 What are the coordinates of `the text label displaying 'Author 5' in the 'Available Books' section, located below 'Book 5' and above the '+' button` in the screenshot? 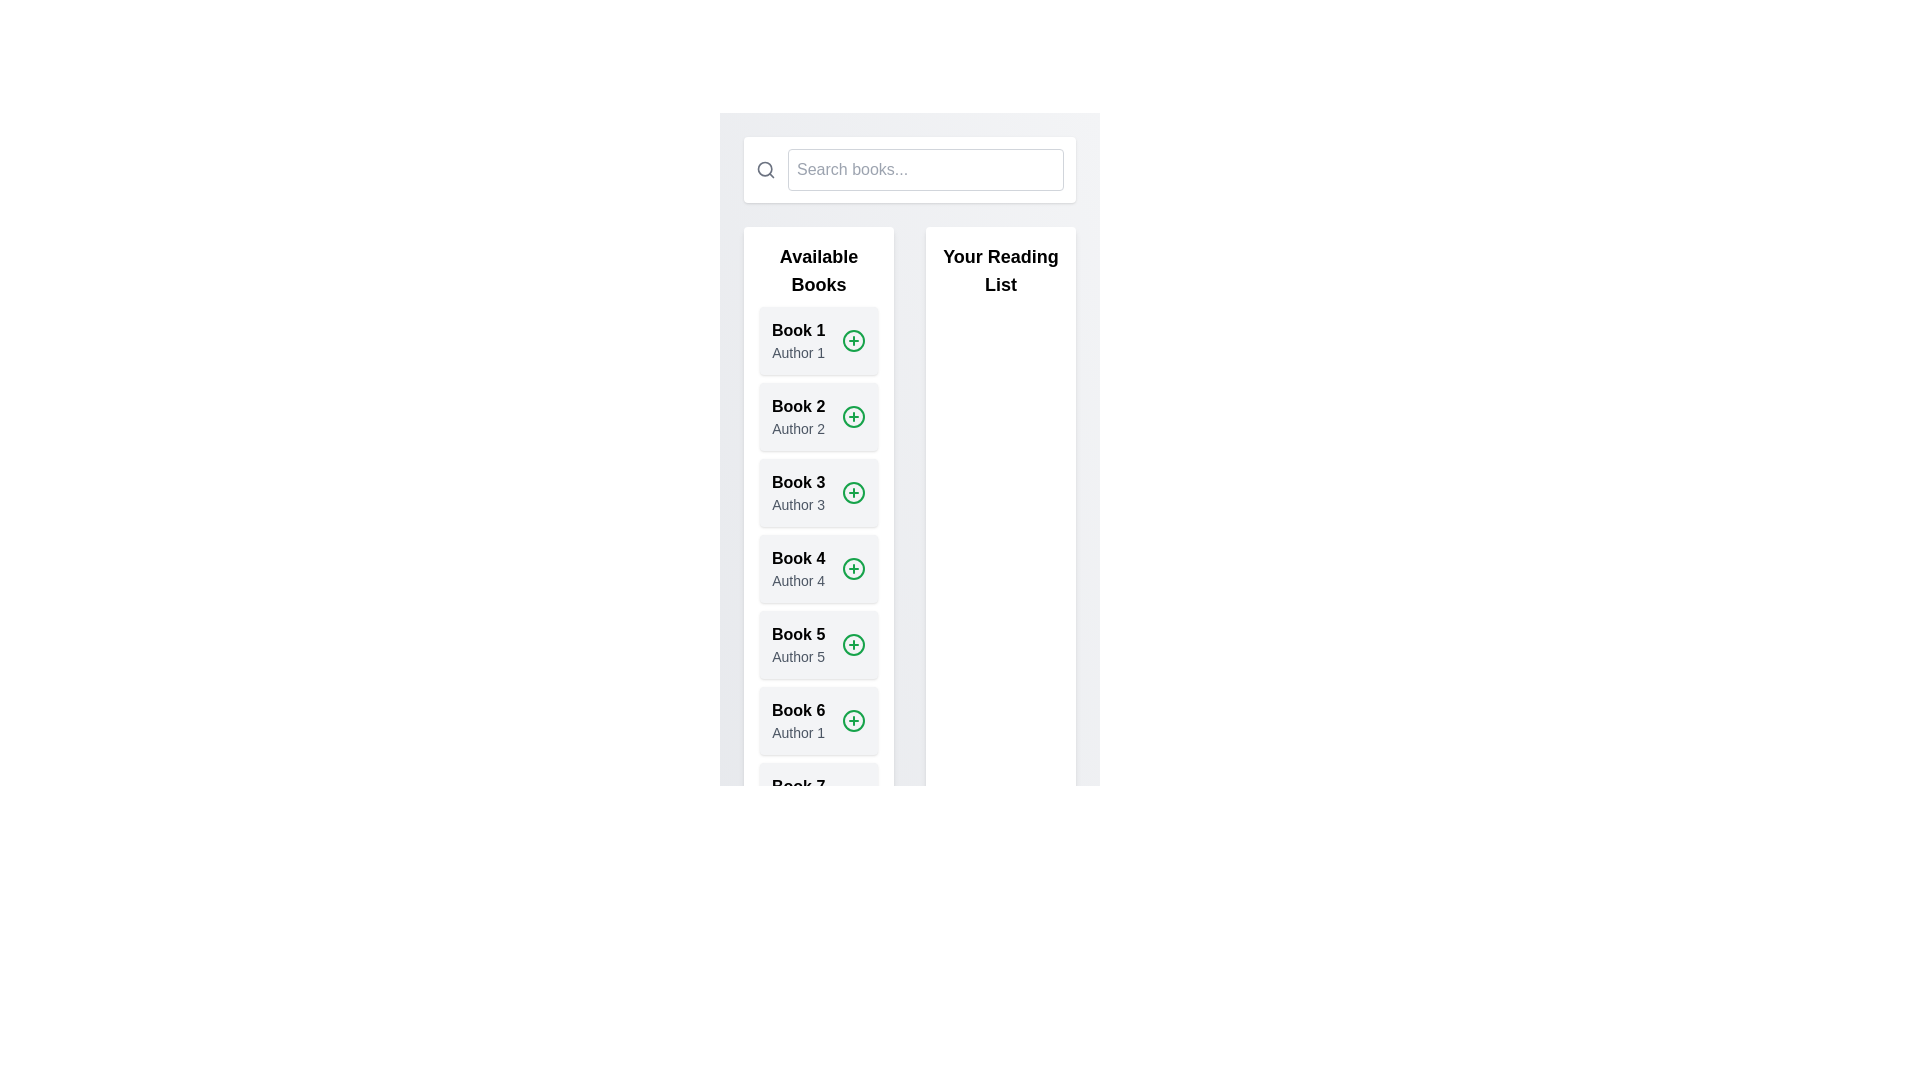 It's located at (797, 656).